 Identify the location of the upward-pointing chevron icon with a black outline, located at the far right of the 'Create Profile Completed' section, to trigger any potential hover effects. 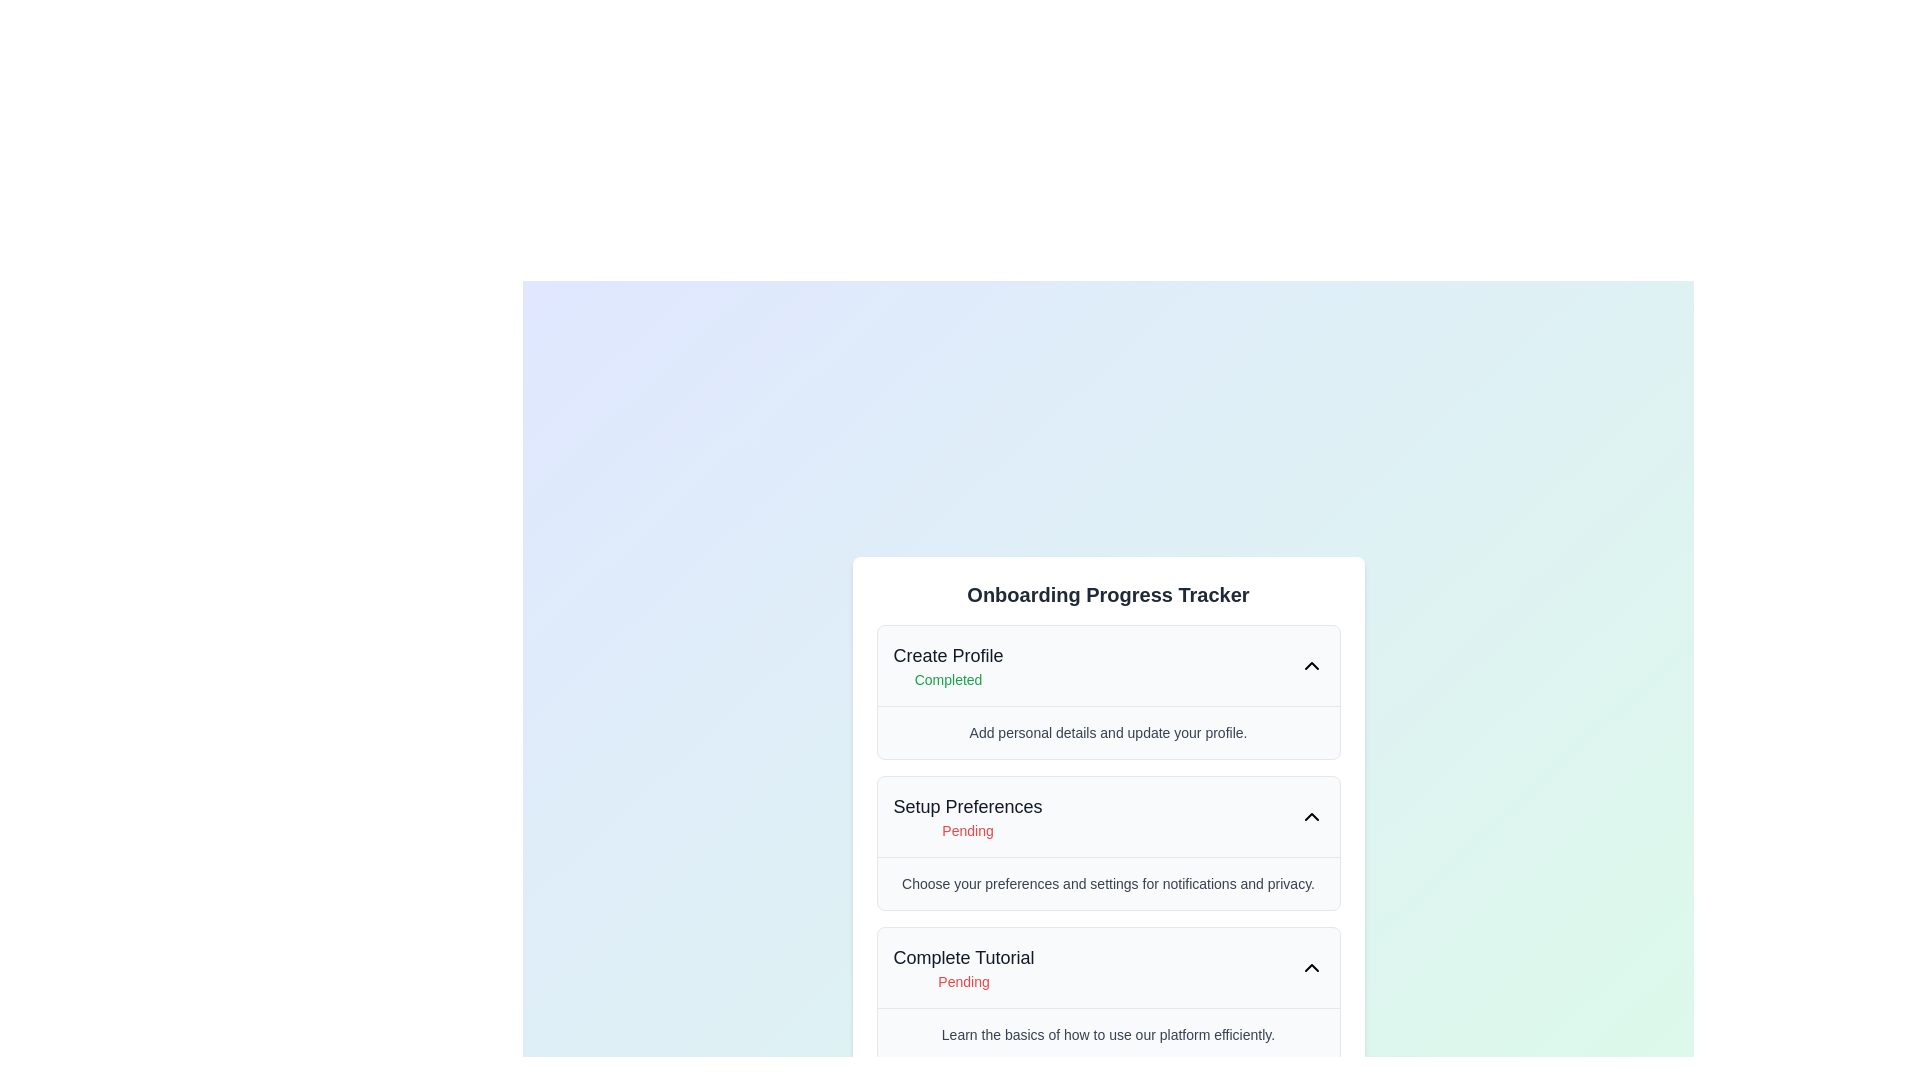
(1311, 665).